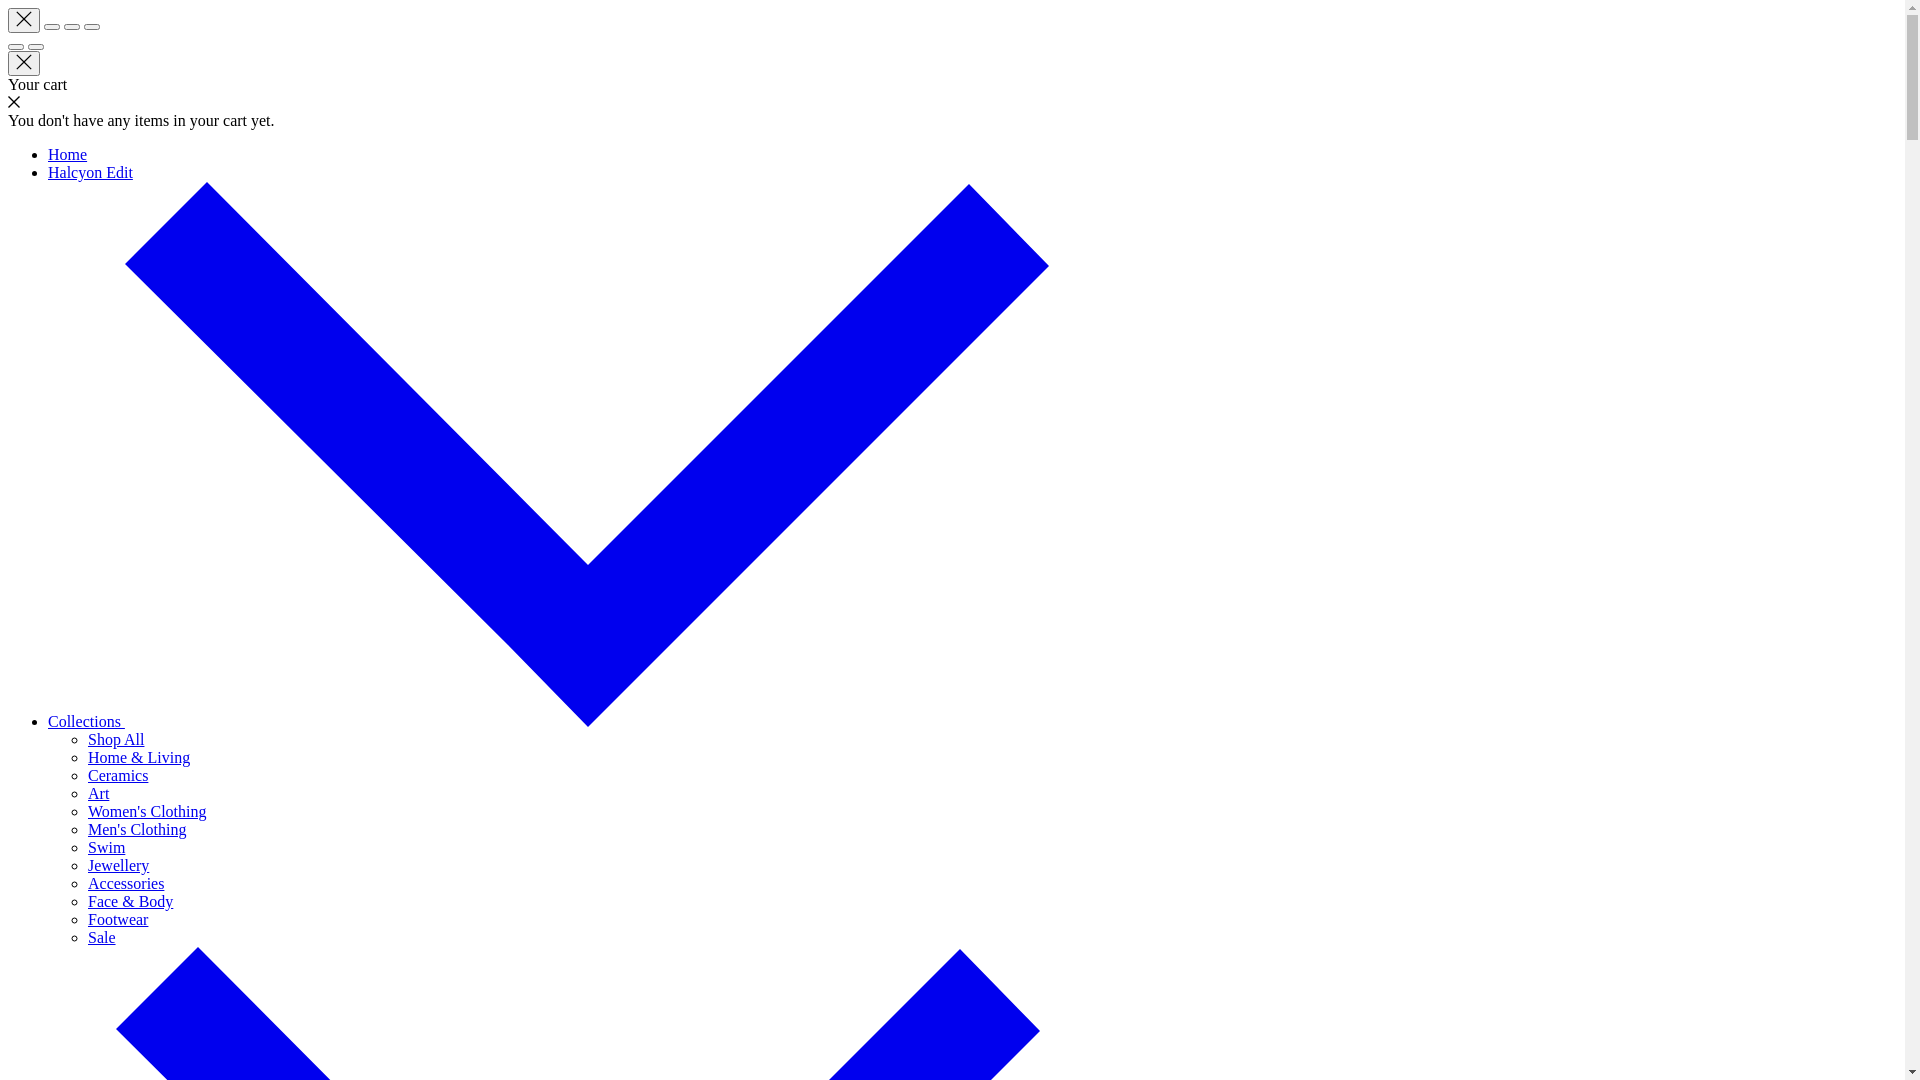 The image size is (1920, 1080). I want to click on 'Zoom in/out', so click(90, 27).